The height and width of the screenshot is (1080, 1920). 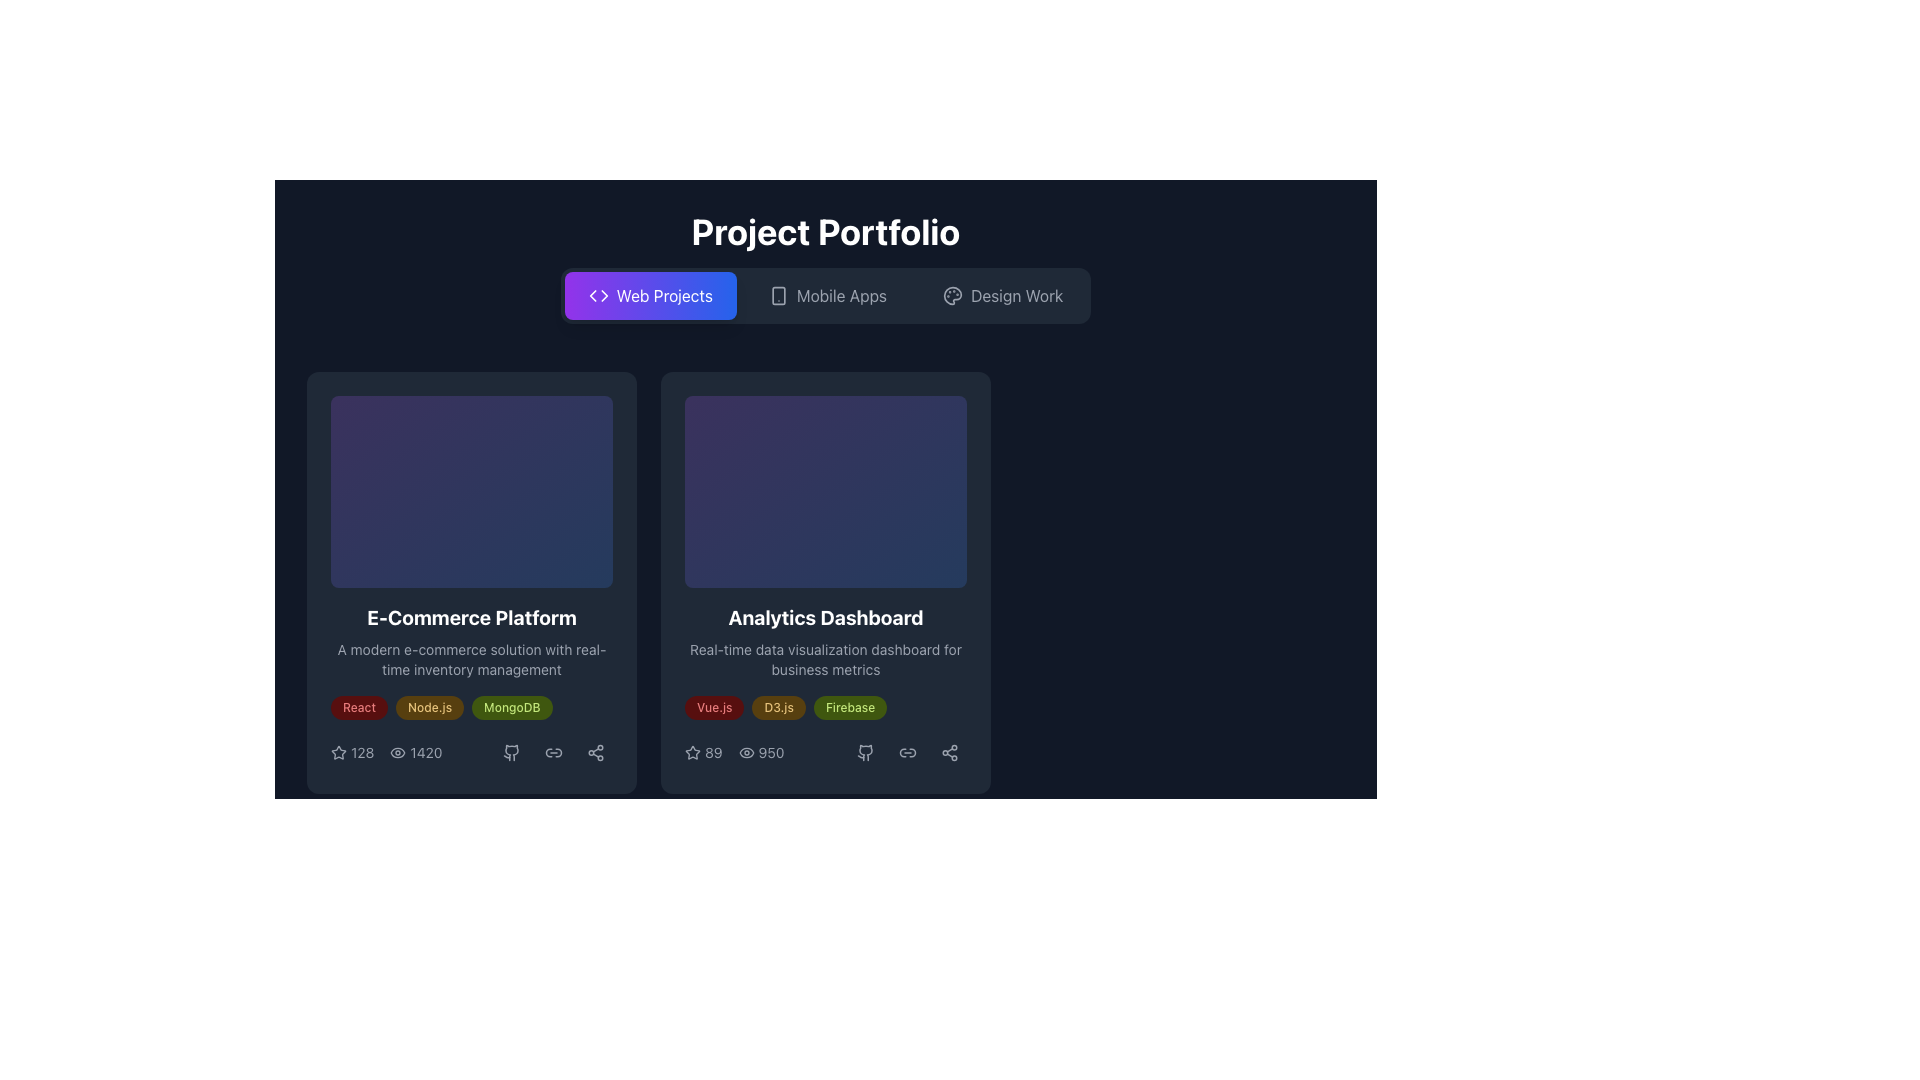 I want to click on the text content within the styled button in the navigation bar below 'Project Portfolio', so click(x=664, y=296).